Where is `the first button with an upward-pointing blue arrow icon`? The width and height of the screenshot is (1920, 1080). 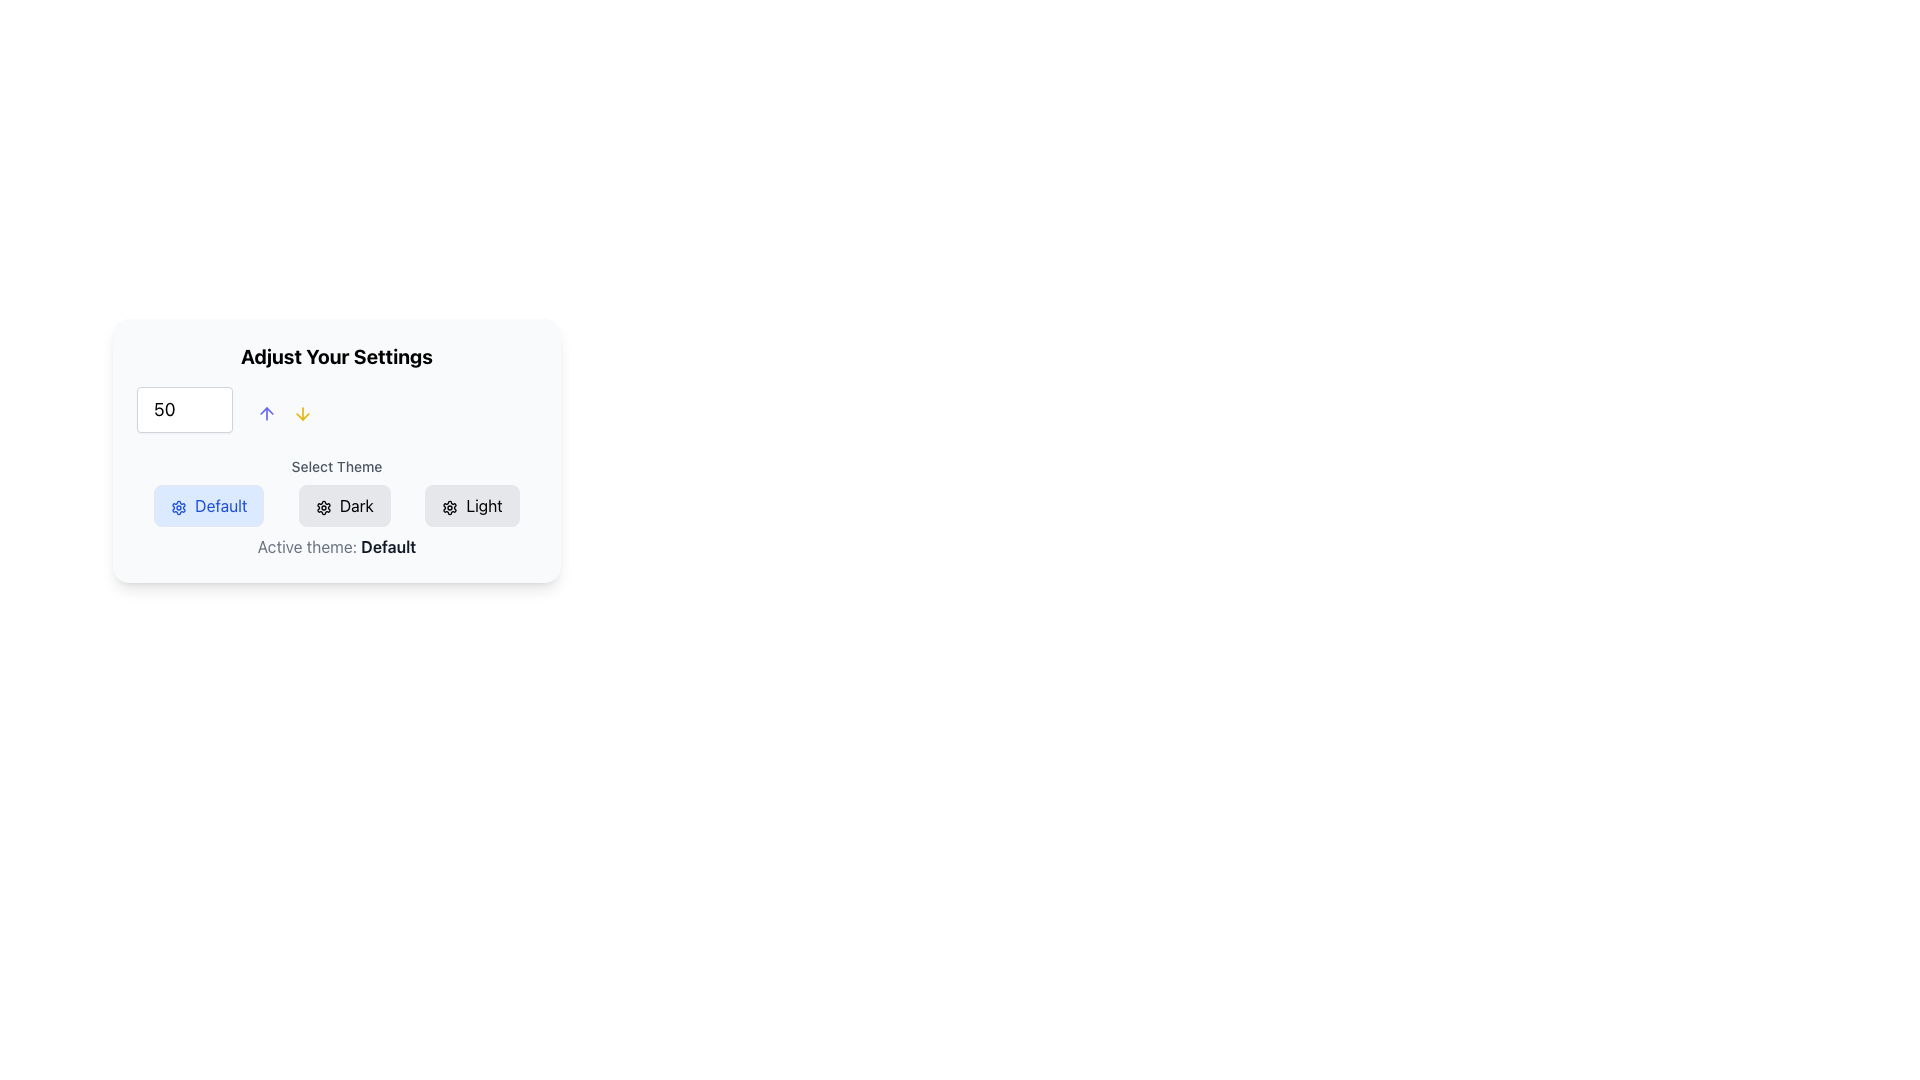
the first button with an upward-pointing blue arrow icon is located at coordinates (266, 412).